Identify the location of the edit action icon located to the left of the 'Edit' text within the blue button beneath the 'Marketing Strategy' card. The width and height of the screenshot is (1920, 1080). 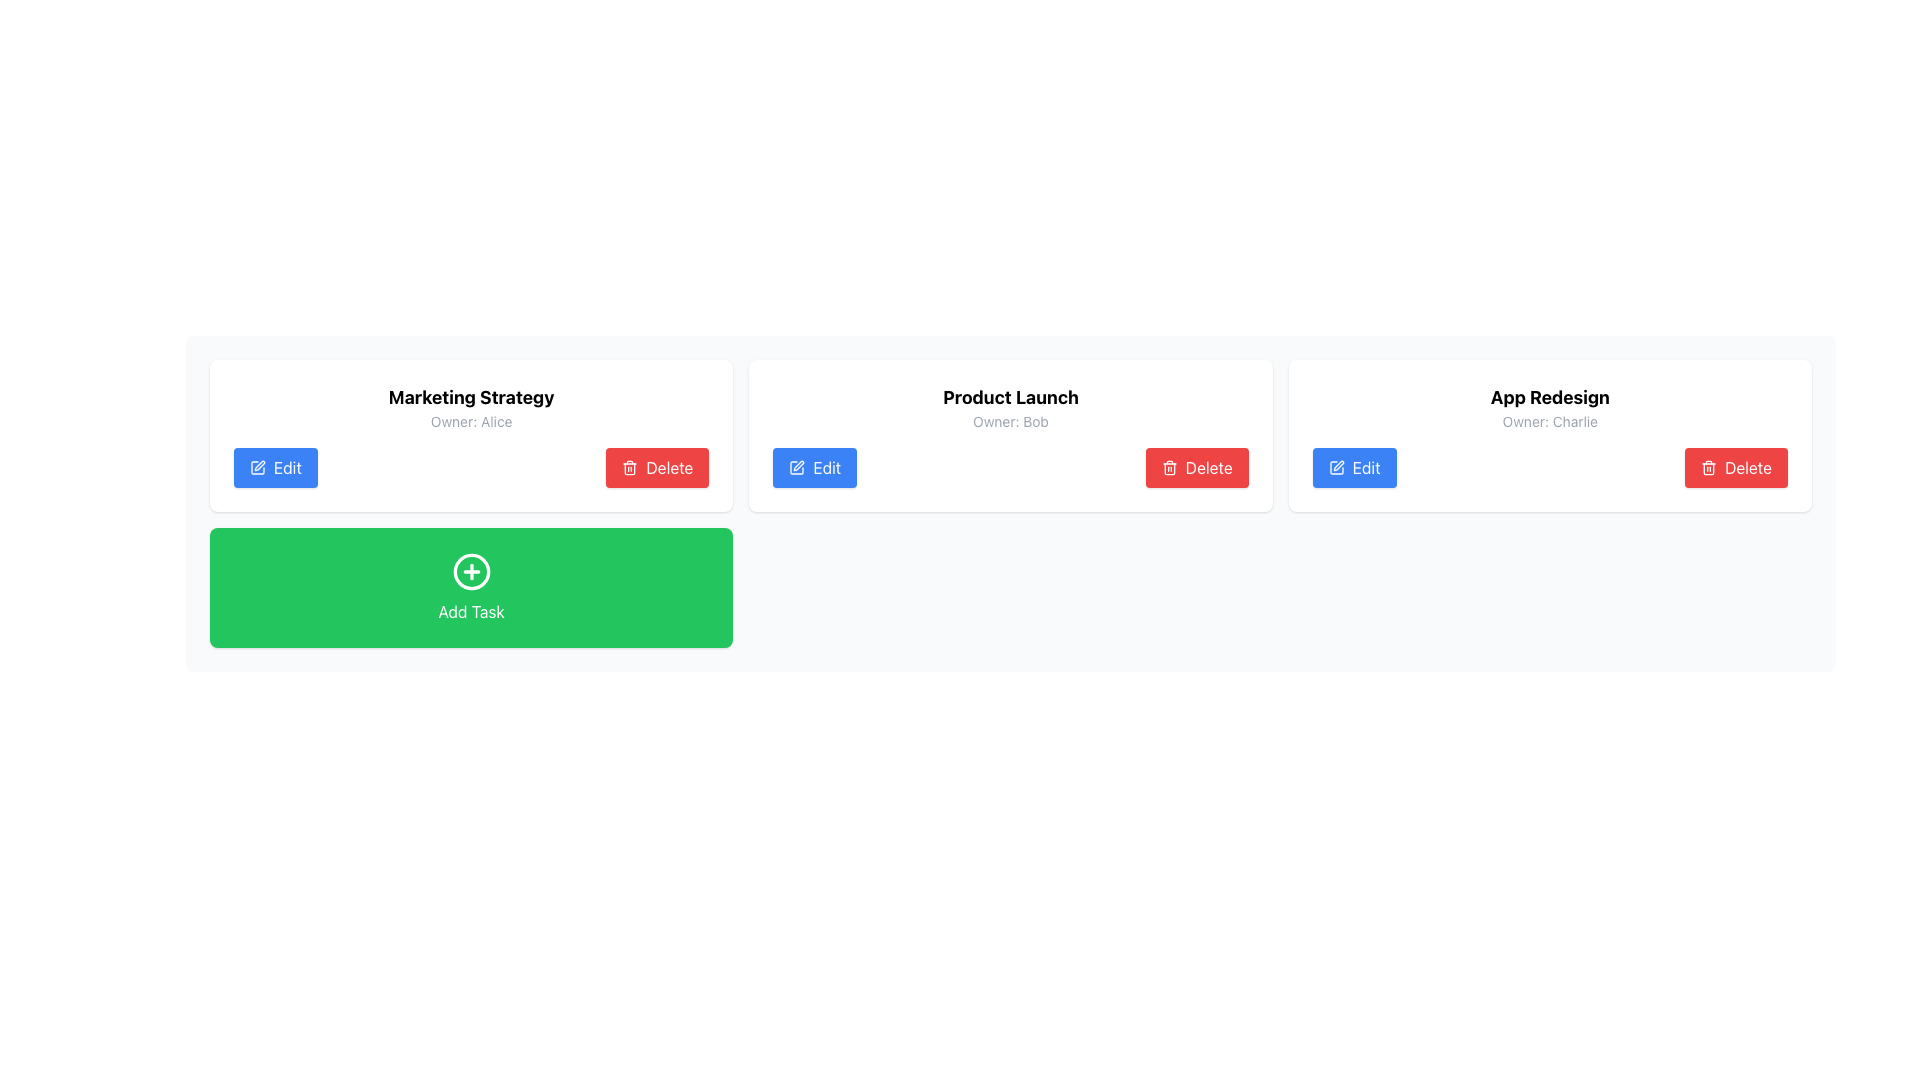
(257, 467).